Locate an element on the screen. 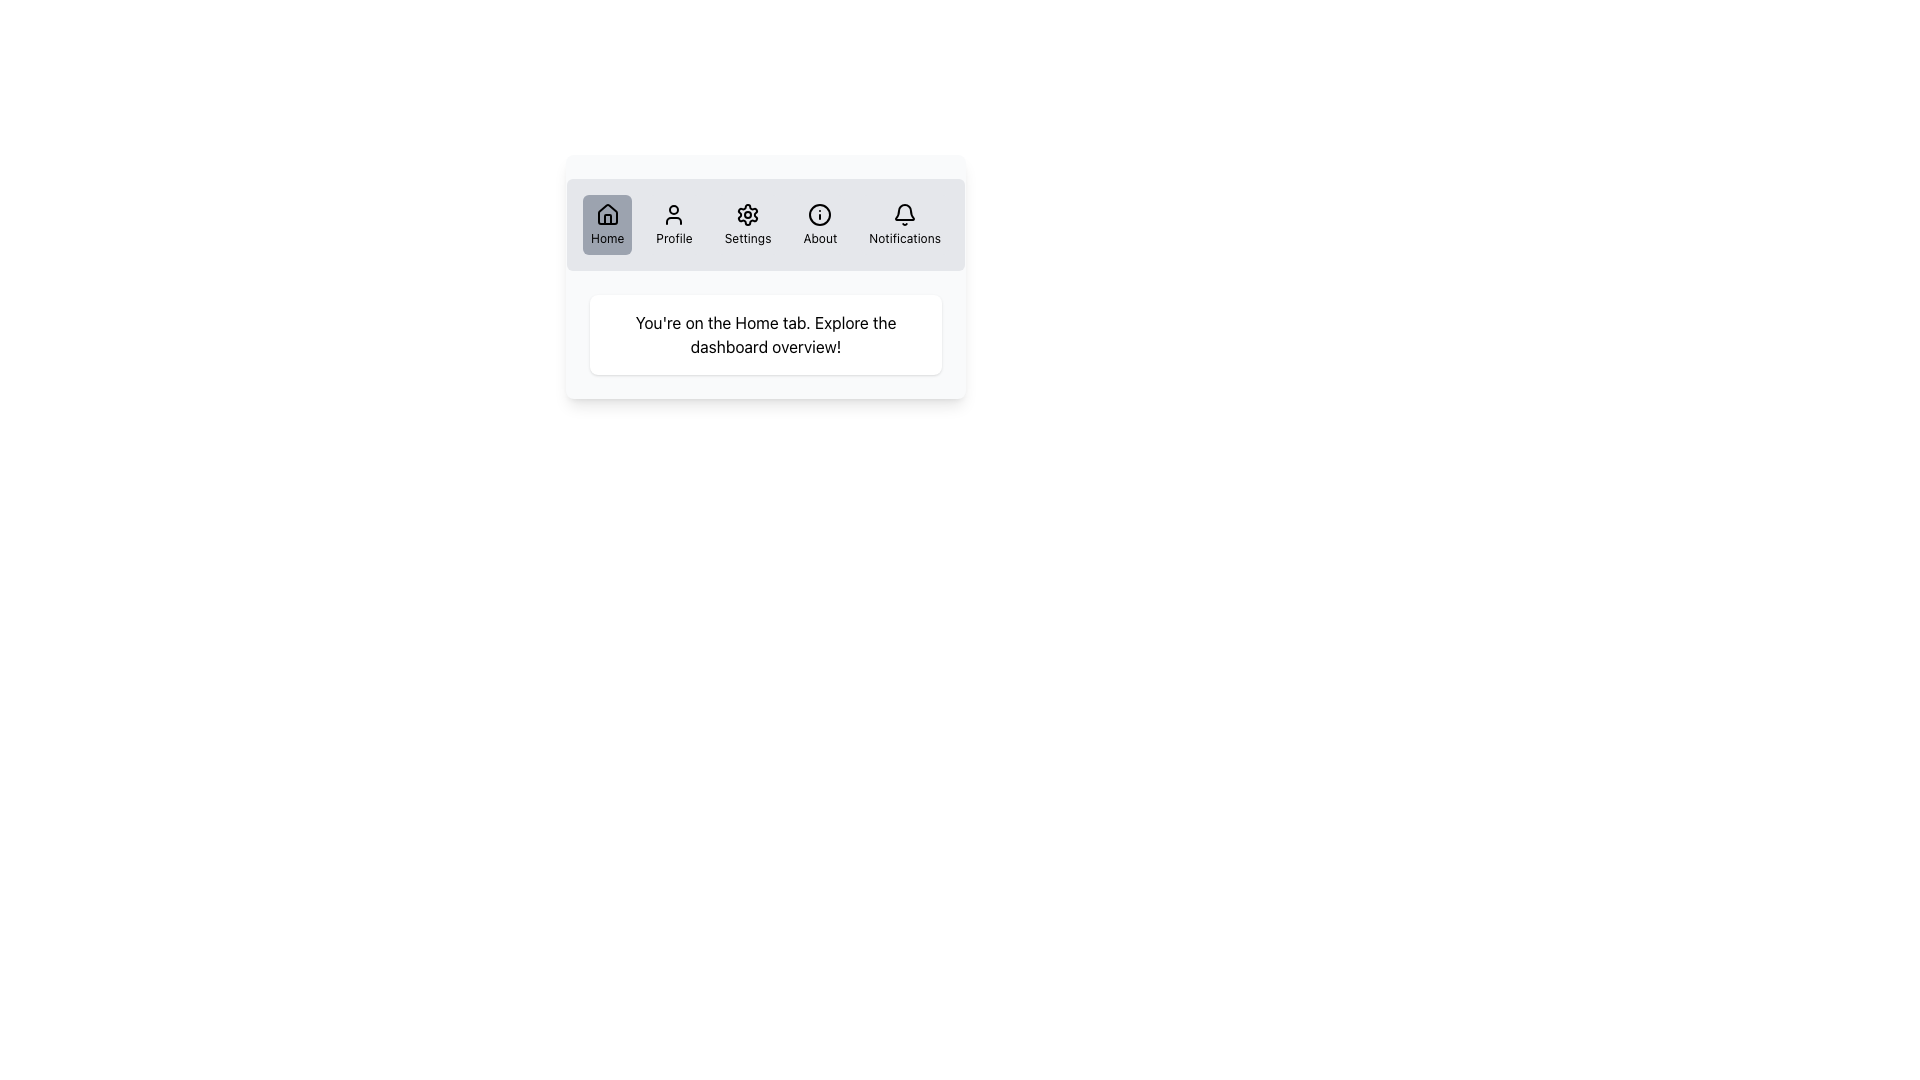  the 'Home' text label, which is displayed in small font below a house icon within a gray, rounded button in the top horizontal navigation bar is located at coordinates (606, 238).